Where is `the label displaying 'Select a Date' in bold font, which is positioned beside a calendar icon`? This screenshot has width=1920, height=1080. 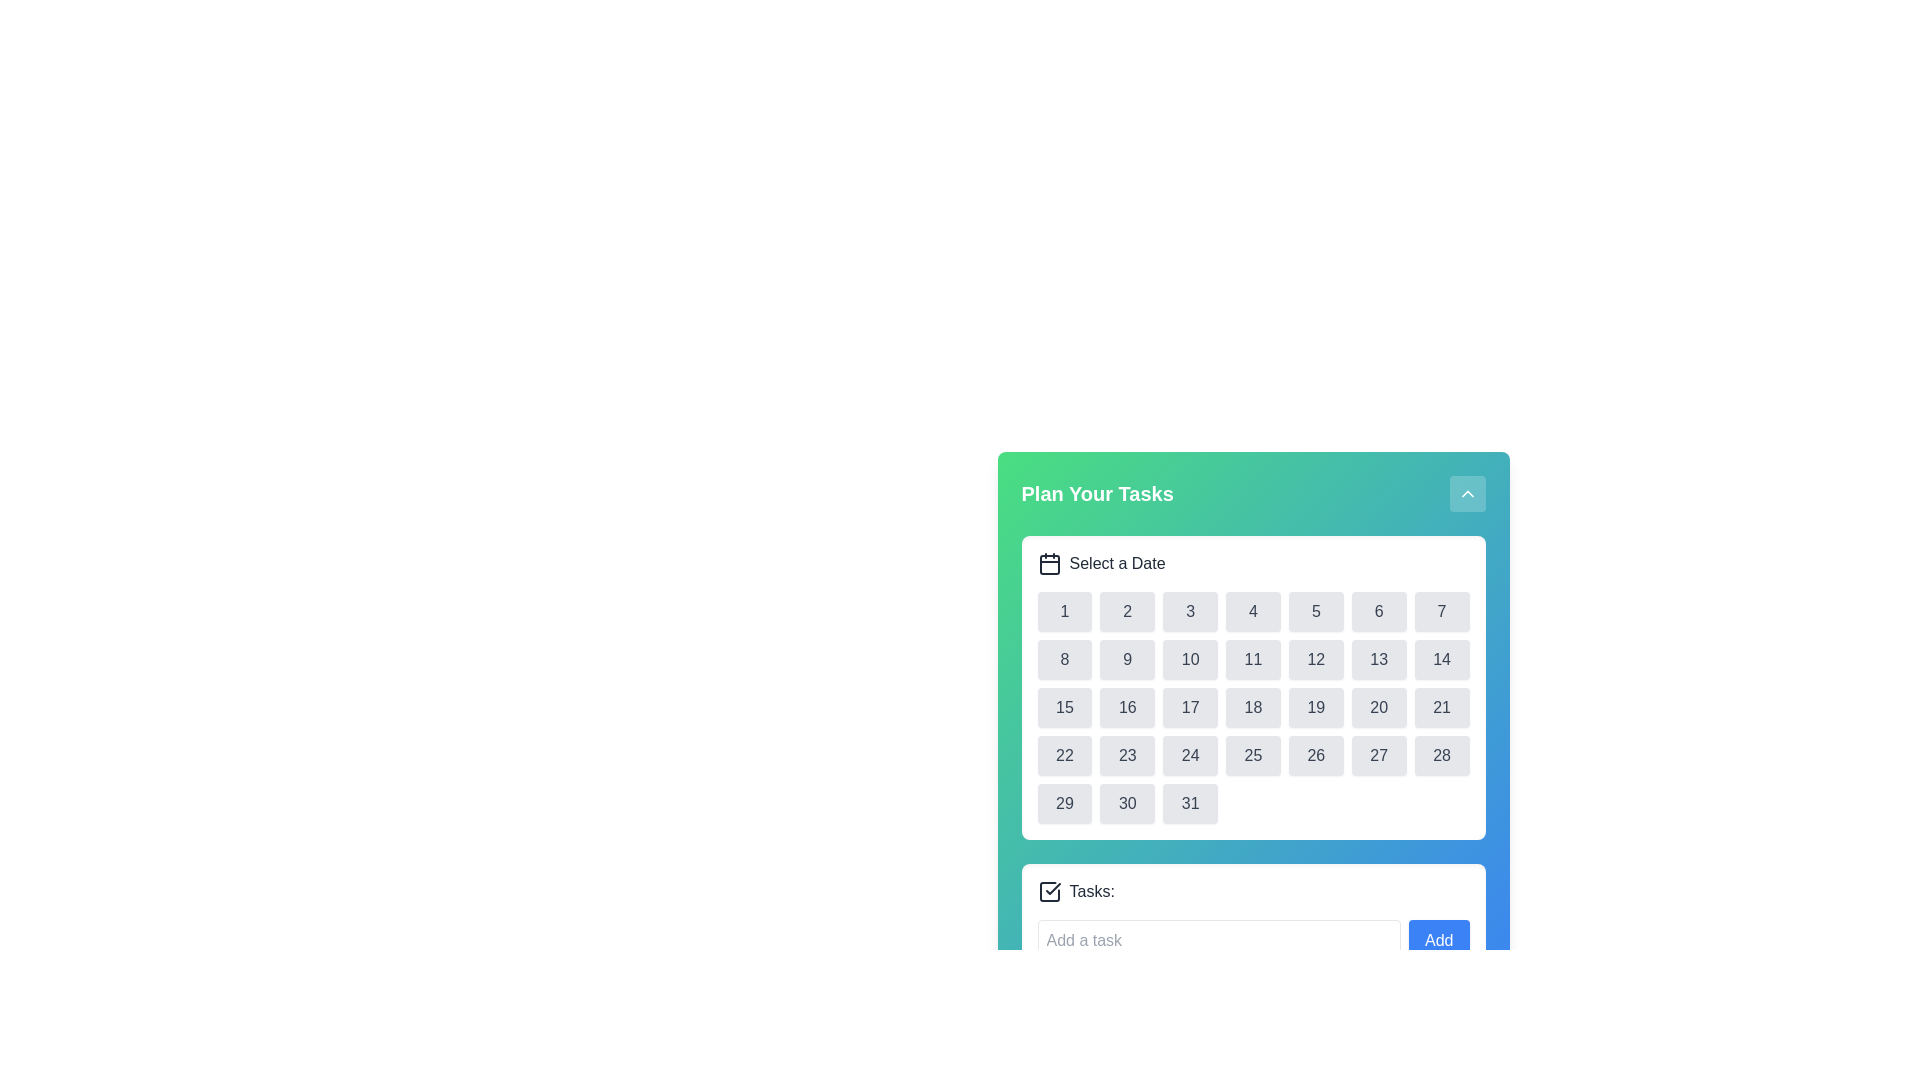
the label displaying 'Select a Date' in bold font, which is positioned beside a calendar icon is located at coordinates (1116, 563).